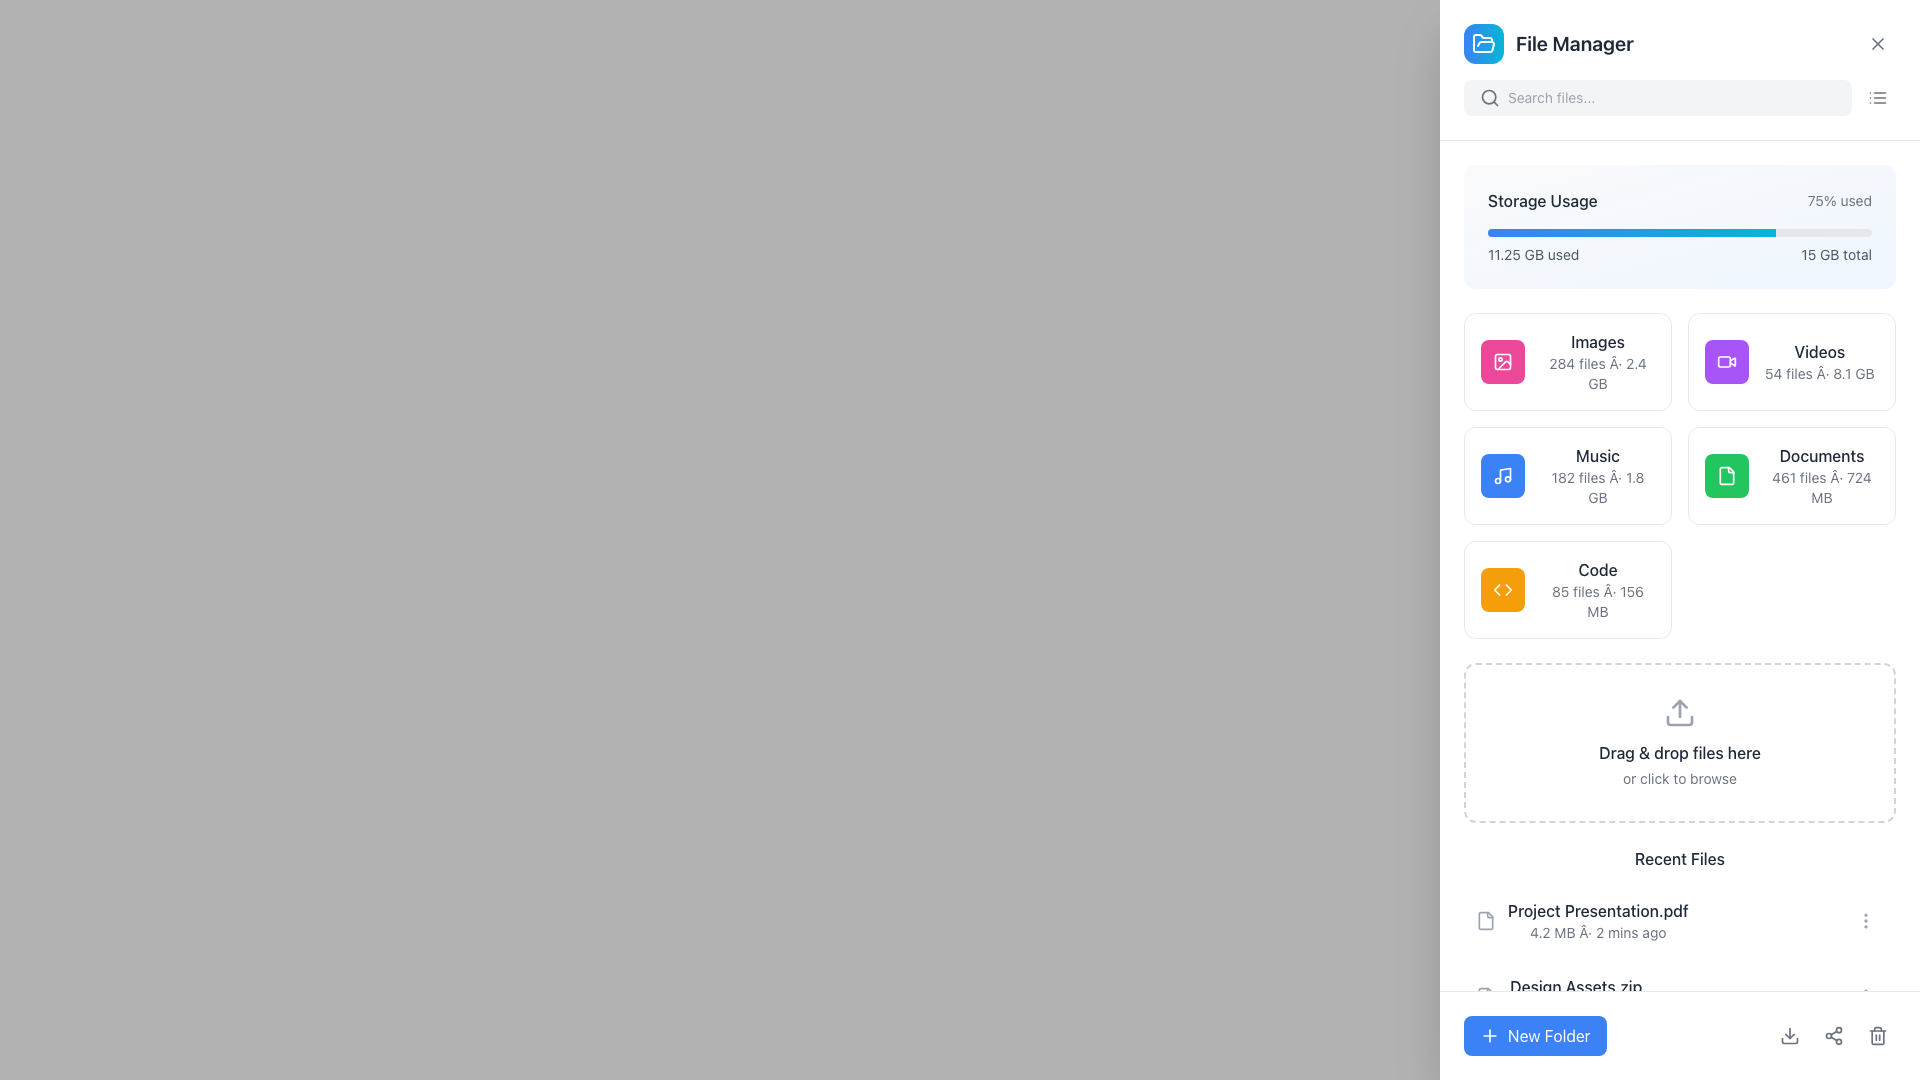  I want to click on on the File entry displaying the name 'Design Assets.zip' in the Recent Files section of the file manager, so click(1559, 996).